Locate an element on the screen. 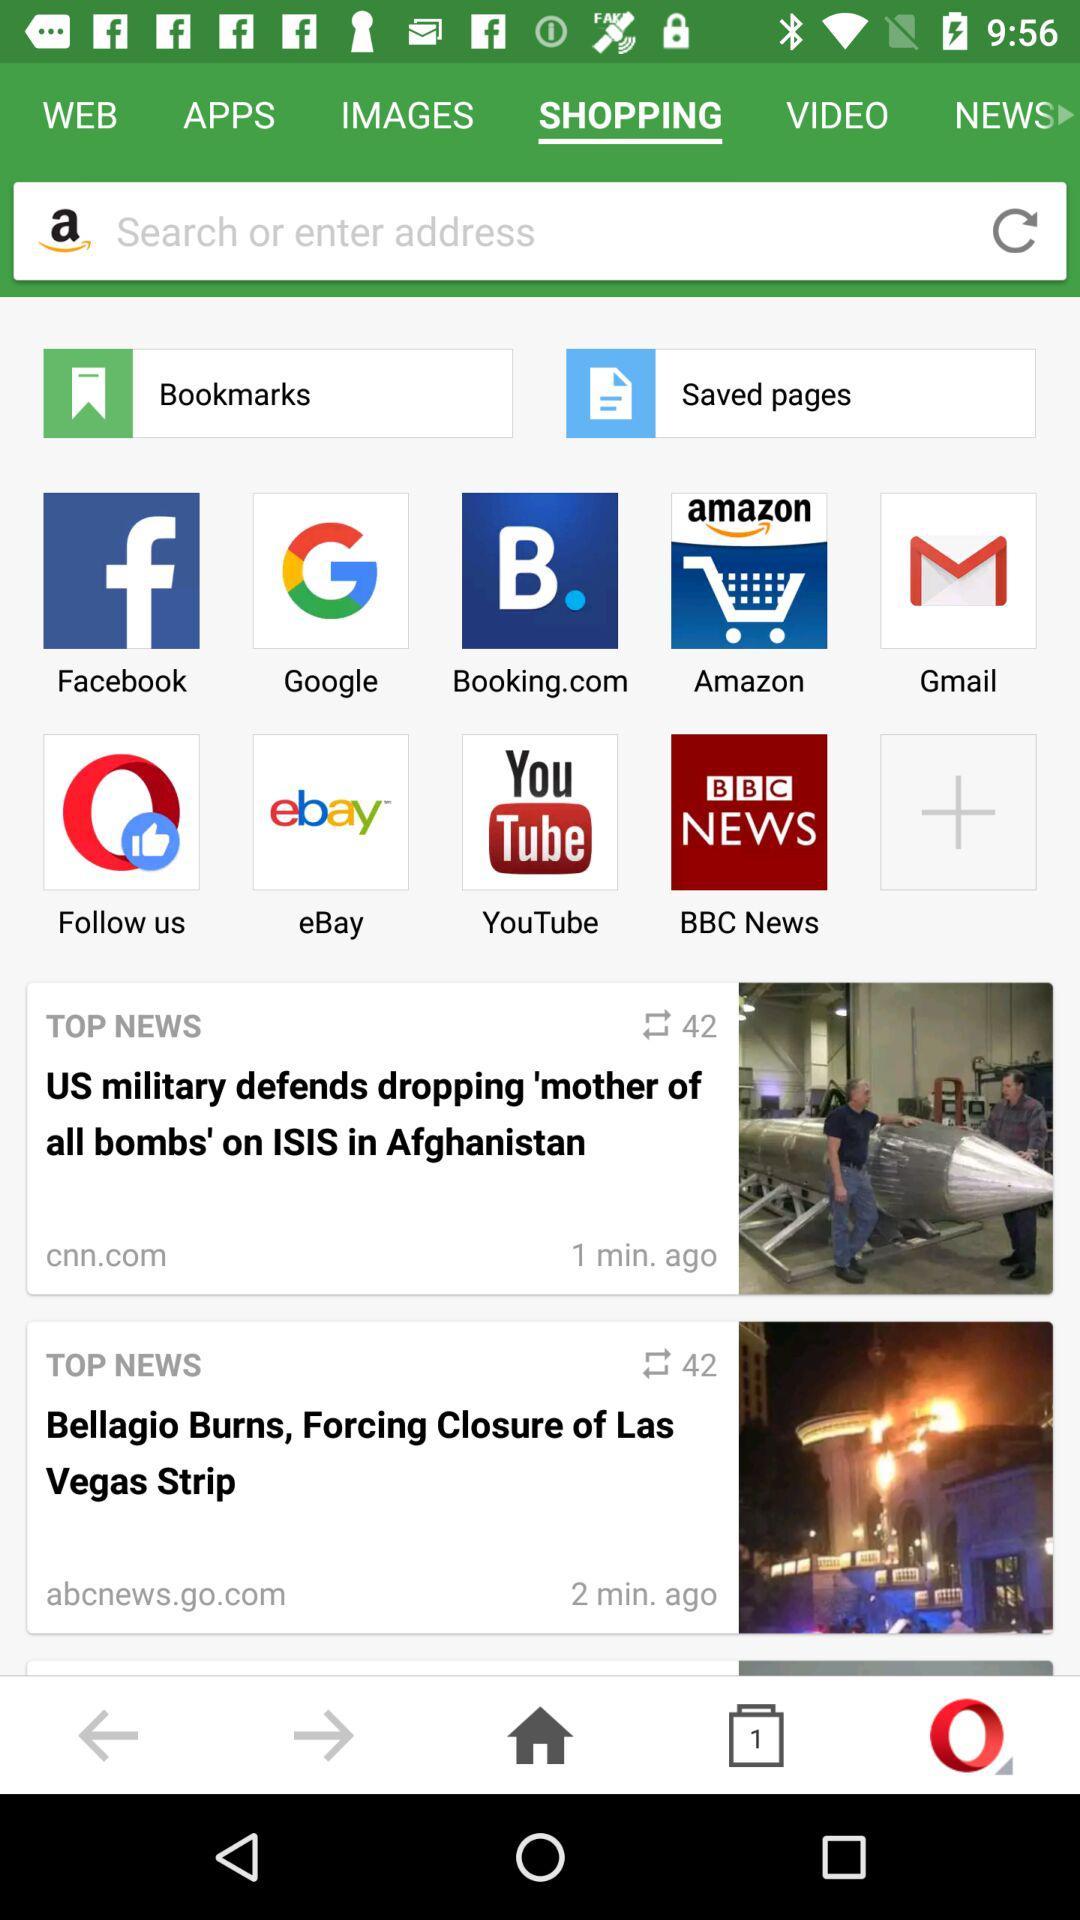  the arrow_forward icon is located at coordinates (323, 1734).